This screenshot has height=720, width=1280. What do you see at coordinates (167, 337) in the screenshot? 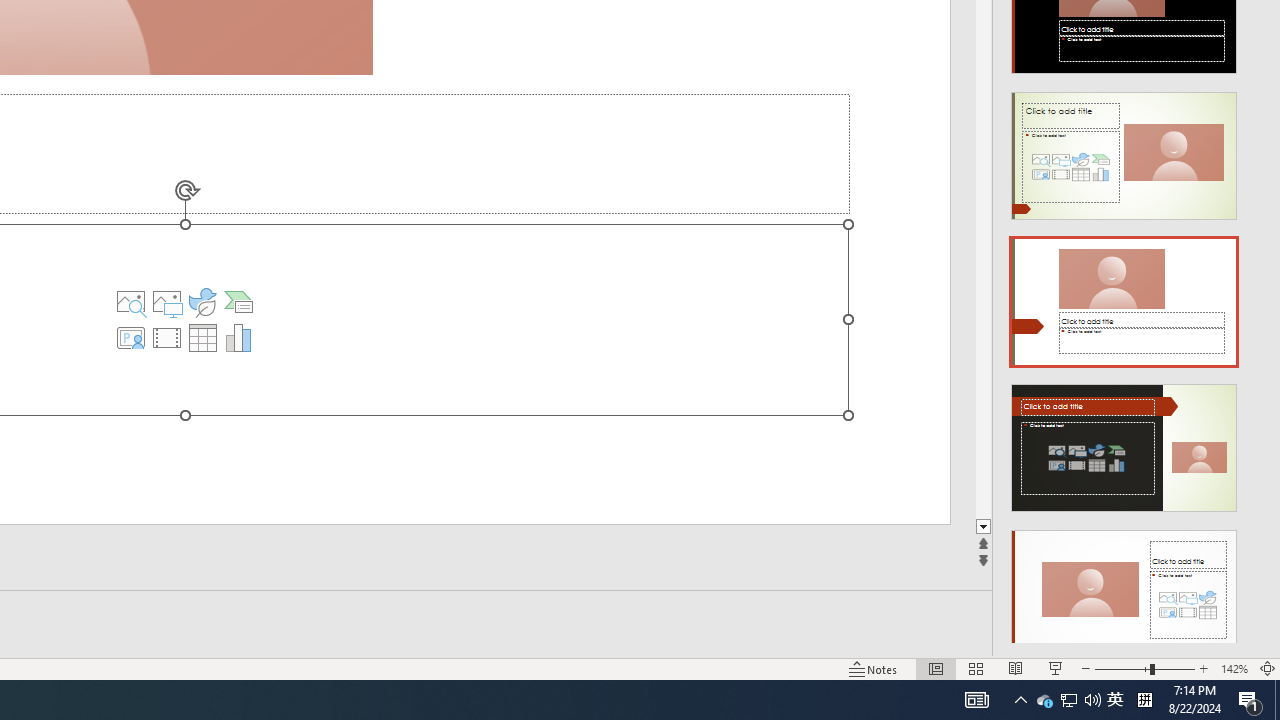
I see `'Insert Video'` at bounding box center [167, 337].